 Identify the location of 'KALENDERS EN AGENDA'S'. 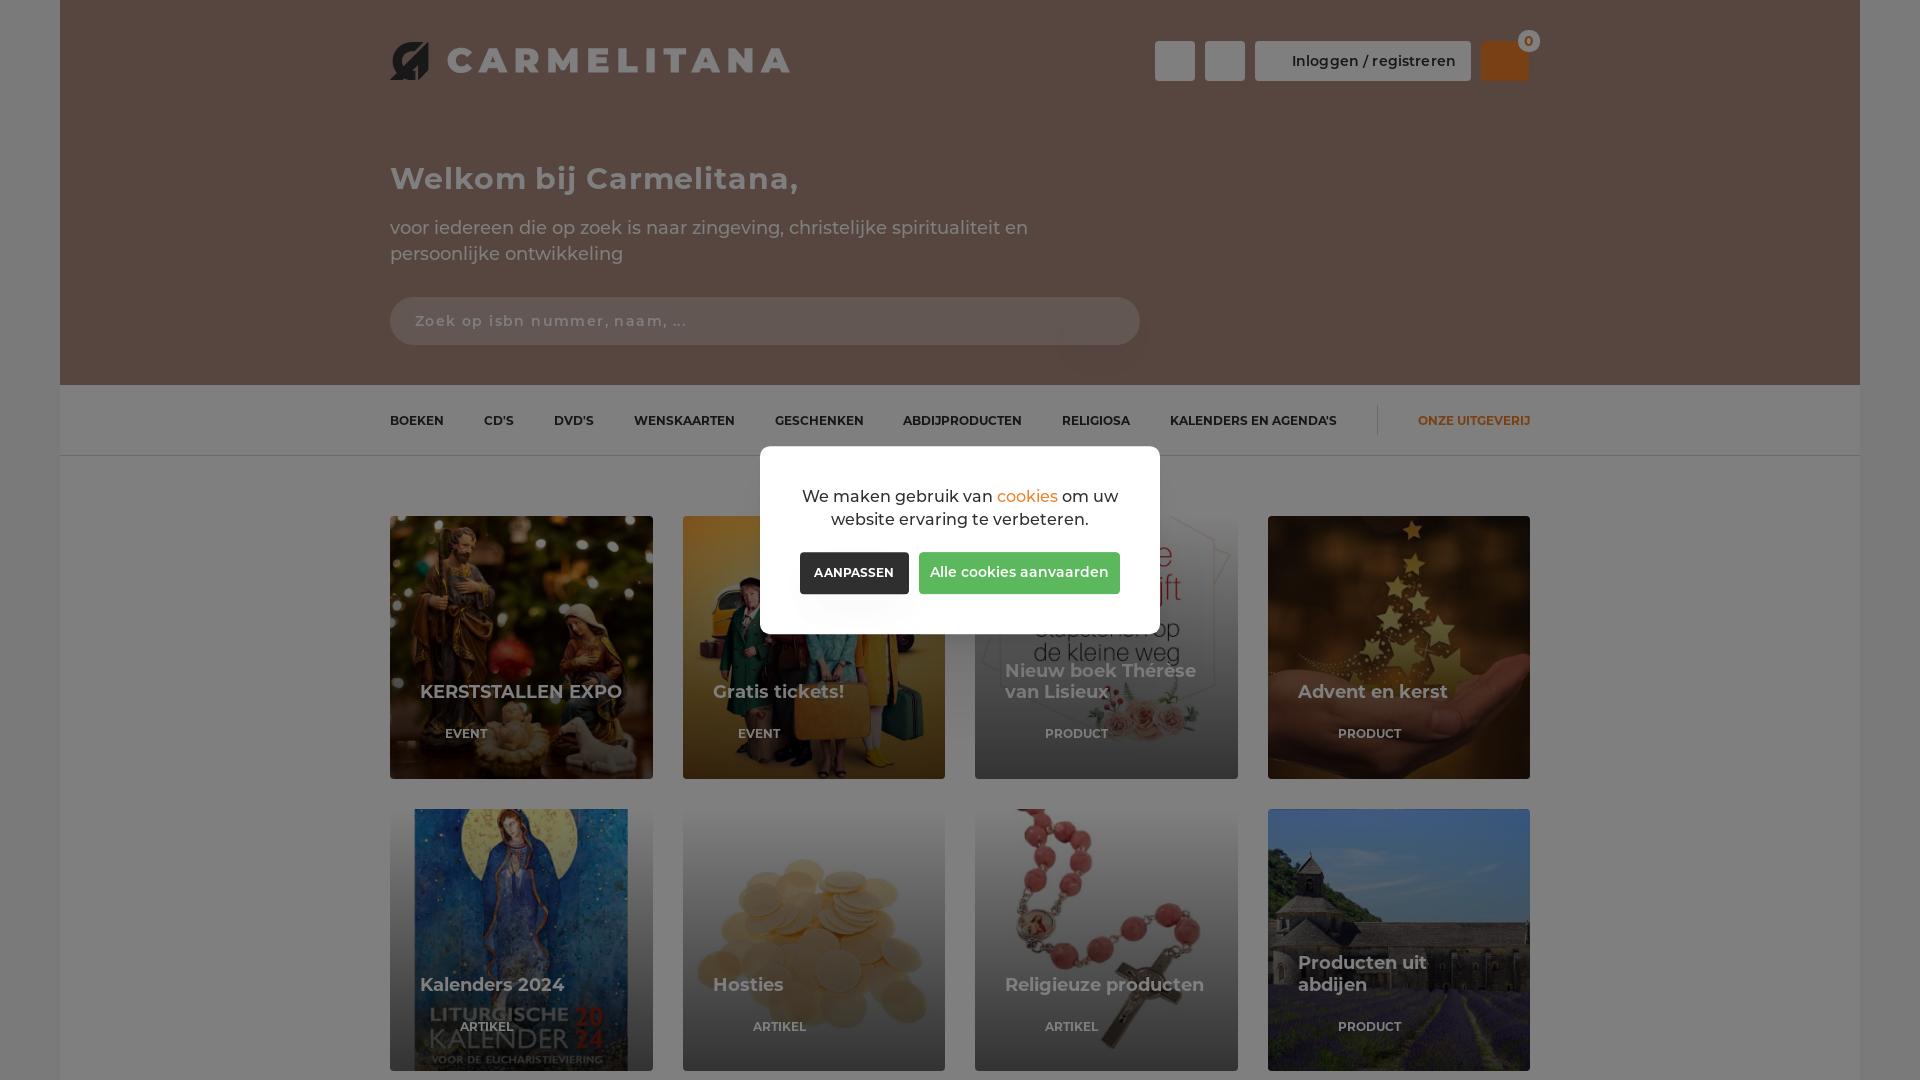
(1252, 419).